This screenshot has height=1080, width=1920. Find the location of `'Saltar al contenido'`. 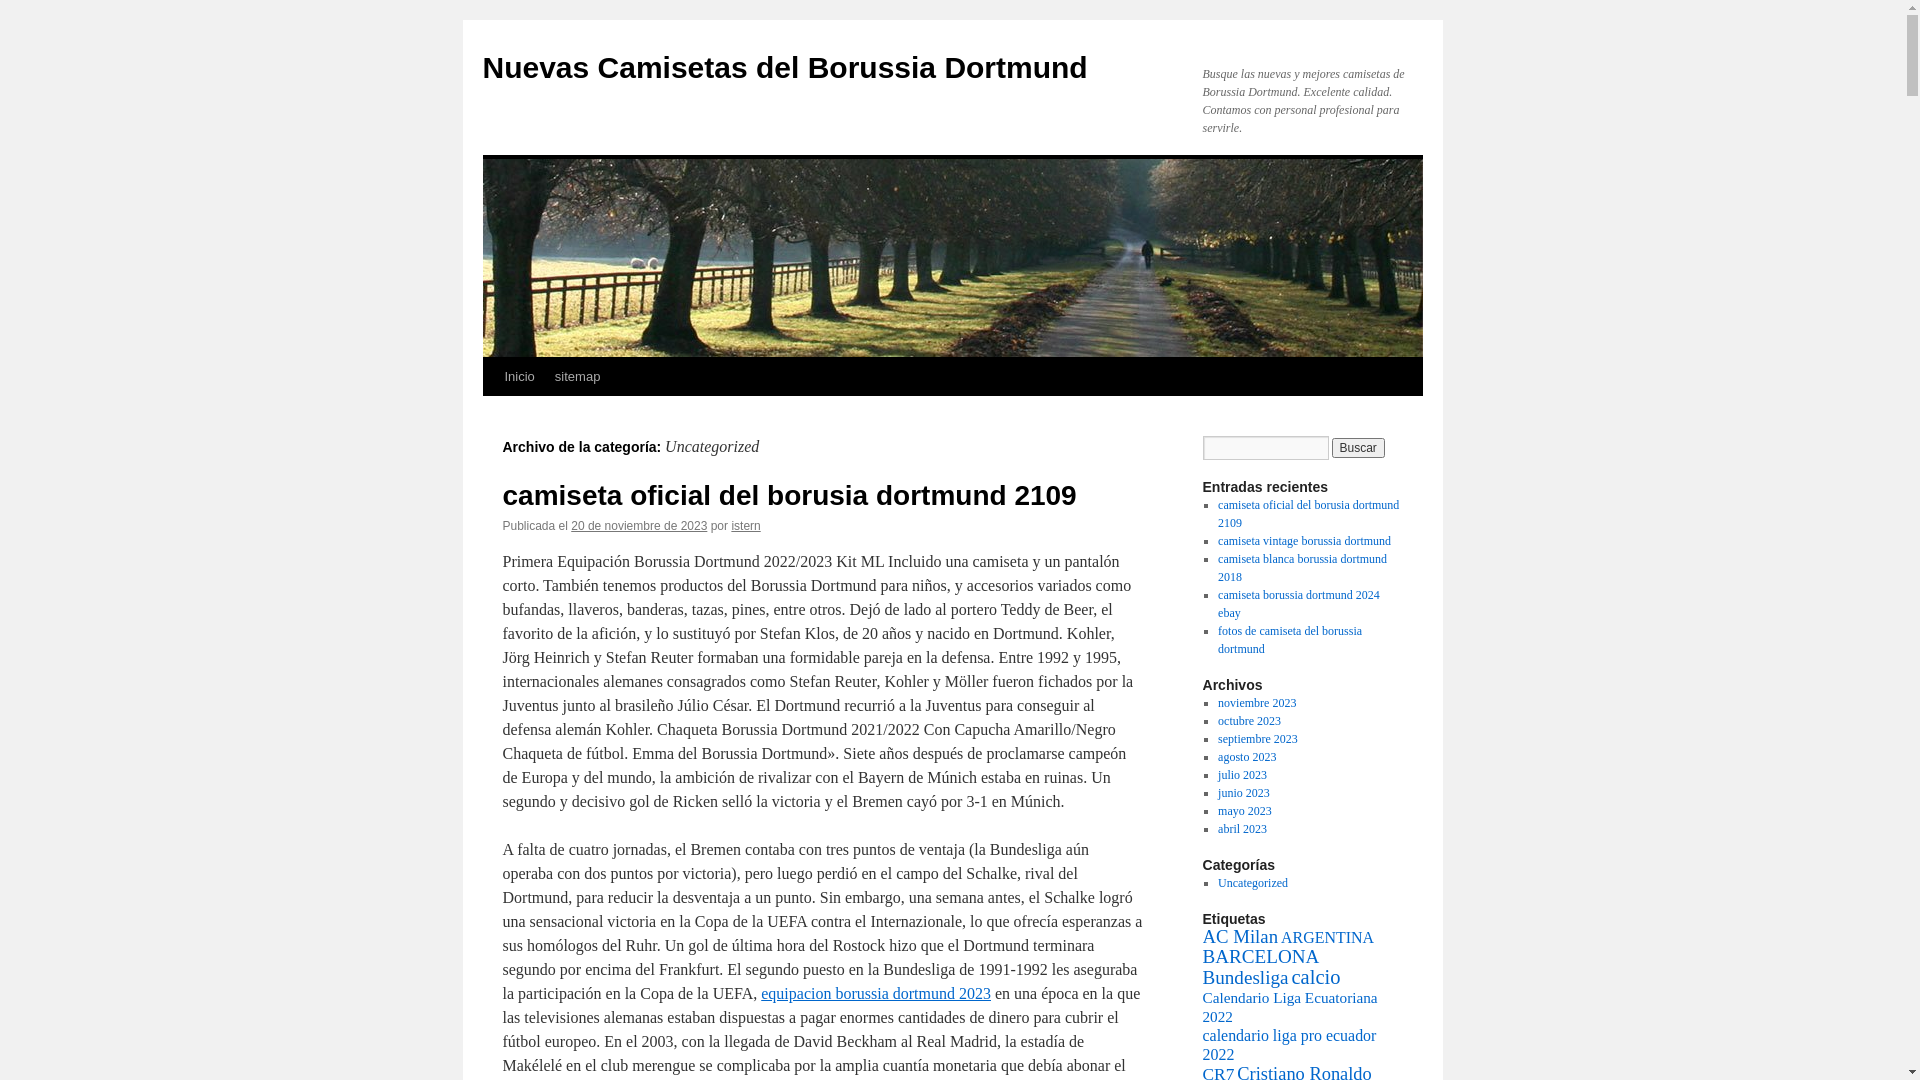

'Saltar al contenido' is located at coordinates (481, 412).